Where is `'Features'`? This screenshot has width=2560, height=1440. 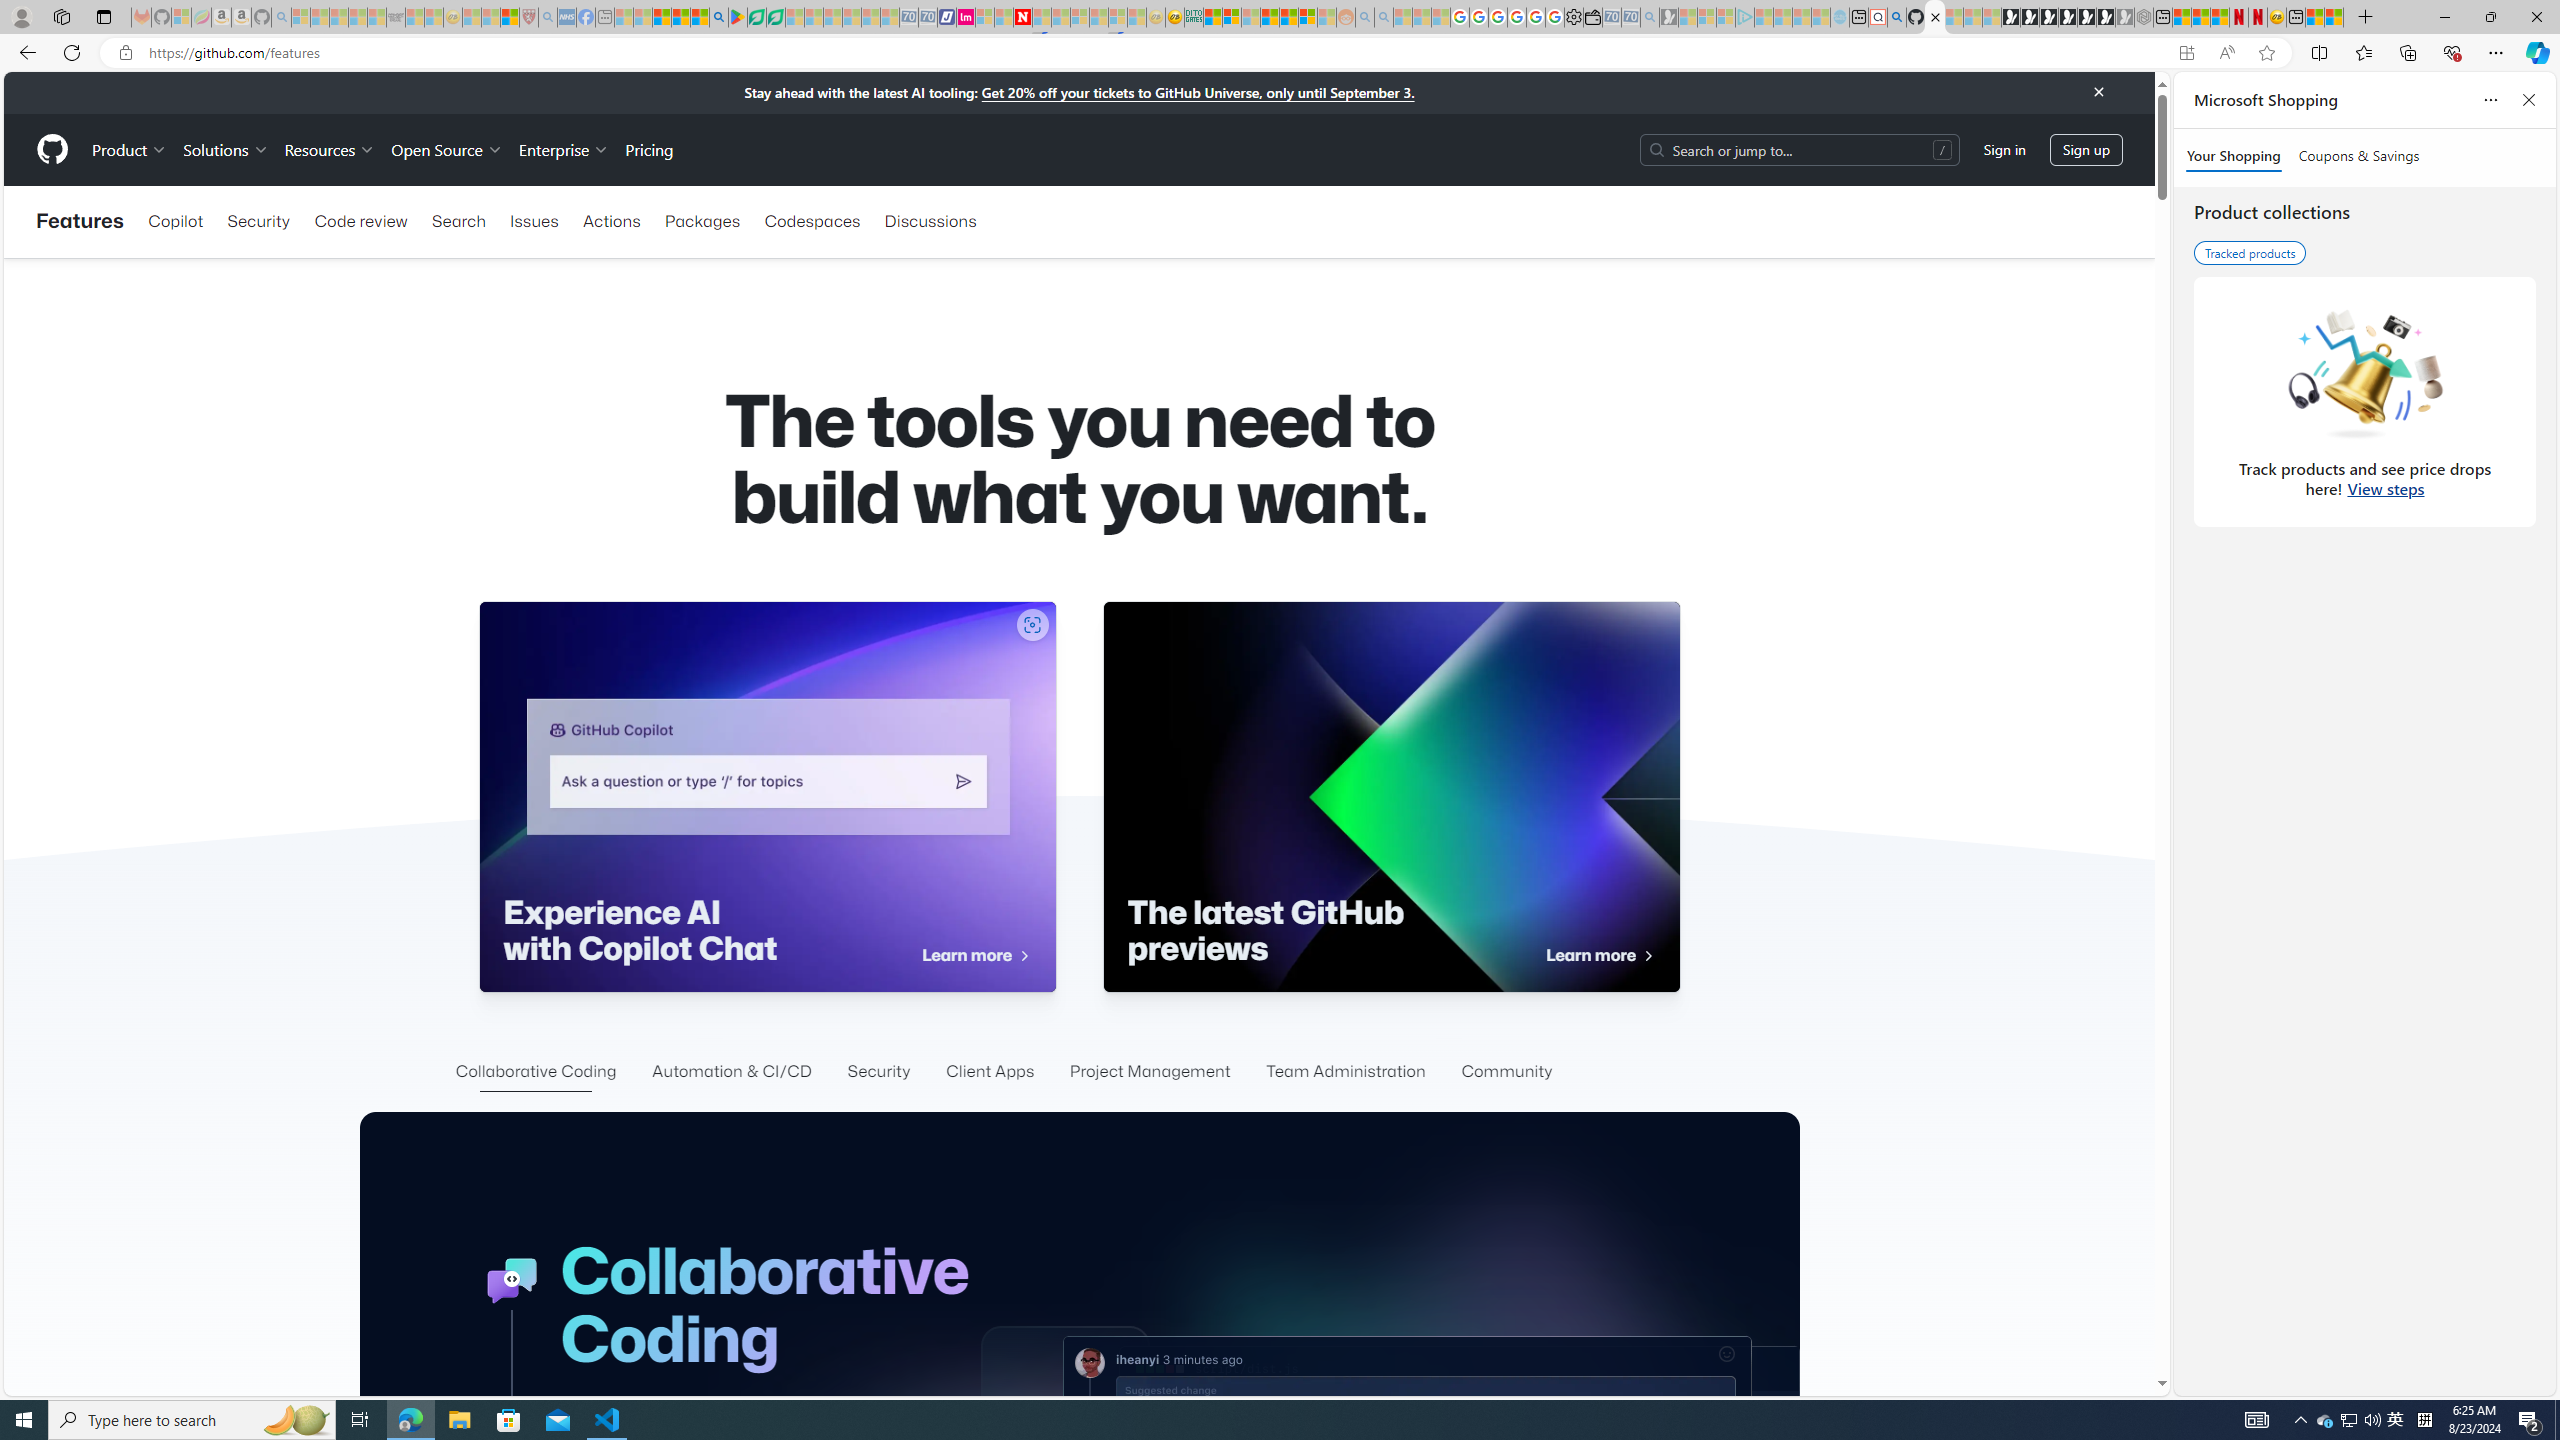
'Features' is located at coordinates (80, 221).